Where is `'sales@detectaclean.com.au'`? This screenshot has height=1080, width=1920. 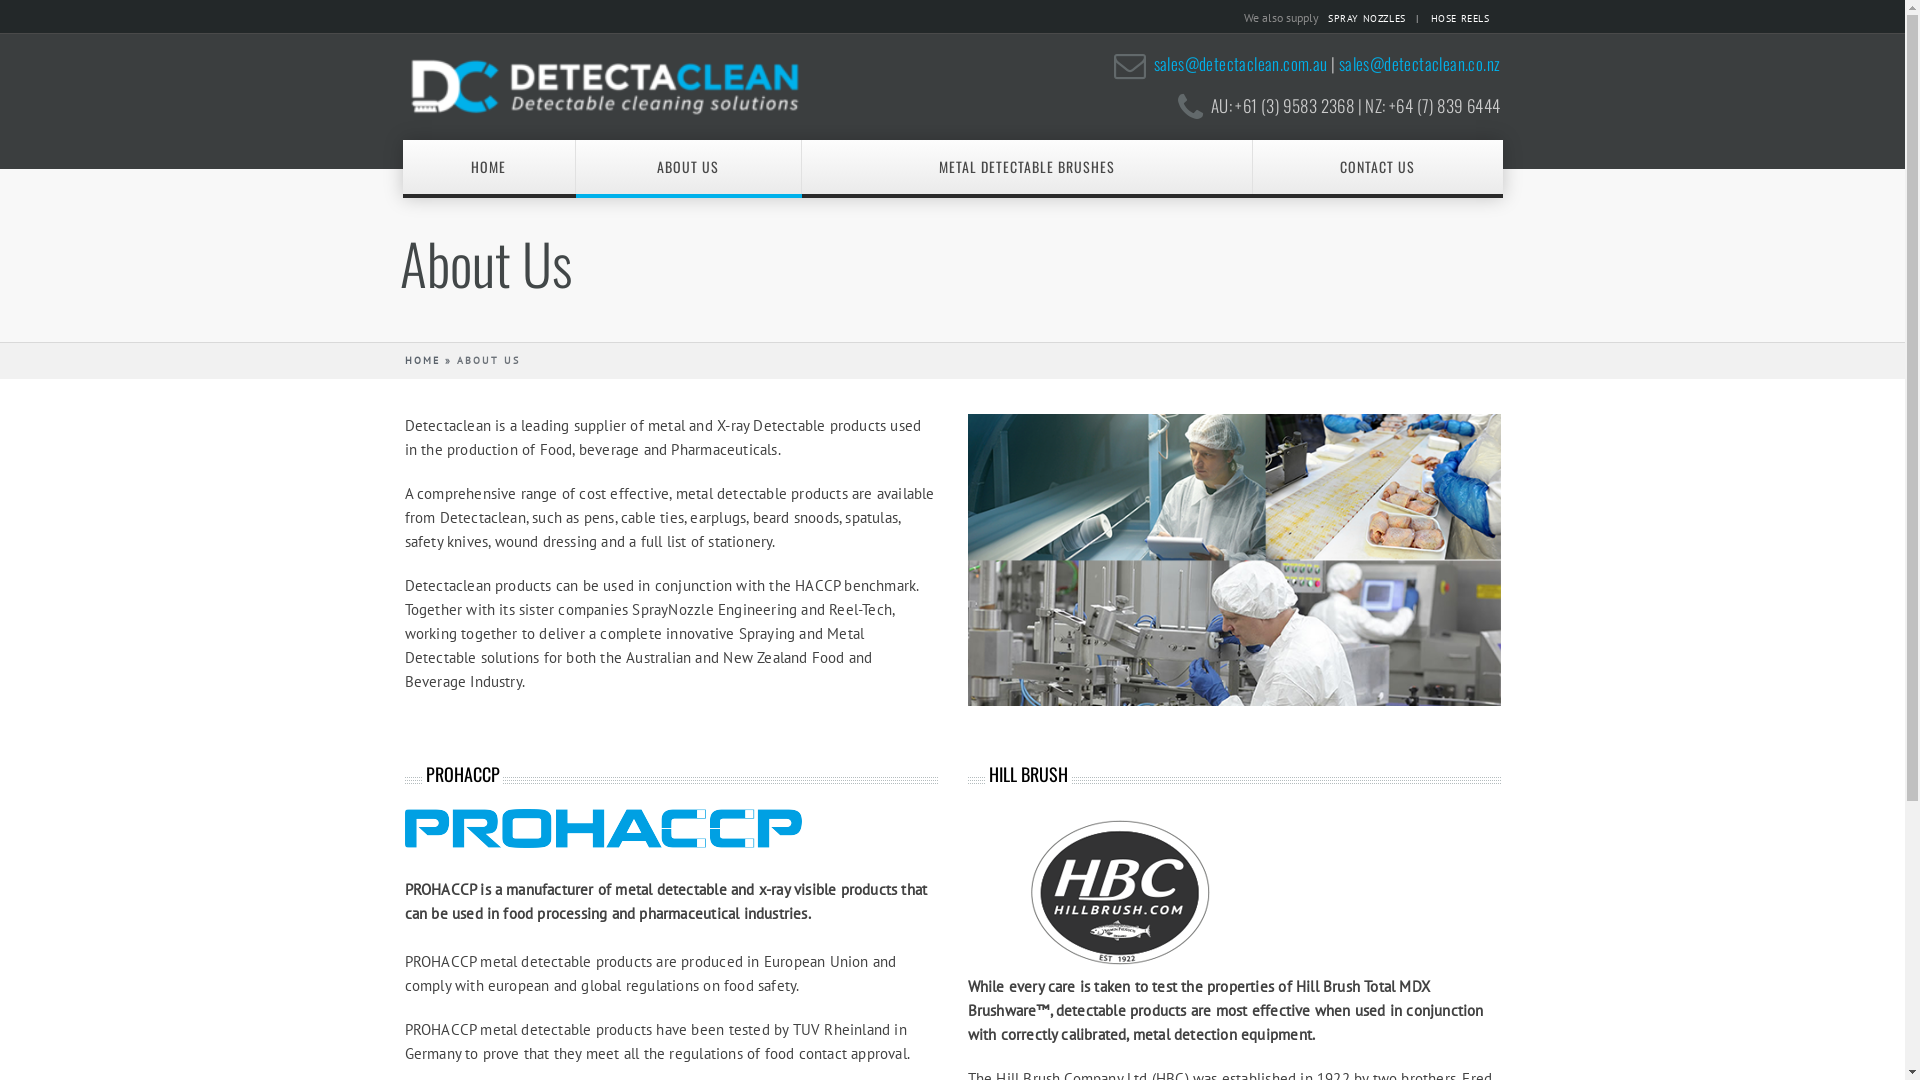 'sales@detectaclean.com.au' is located at coordinates (1240, 62).